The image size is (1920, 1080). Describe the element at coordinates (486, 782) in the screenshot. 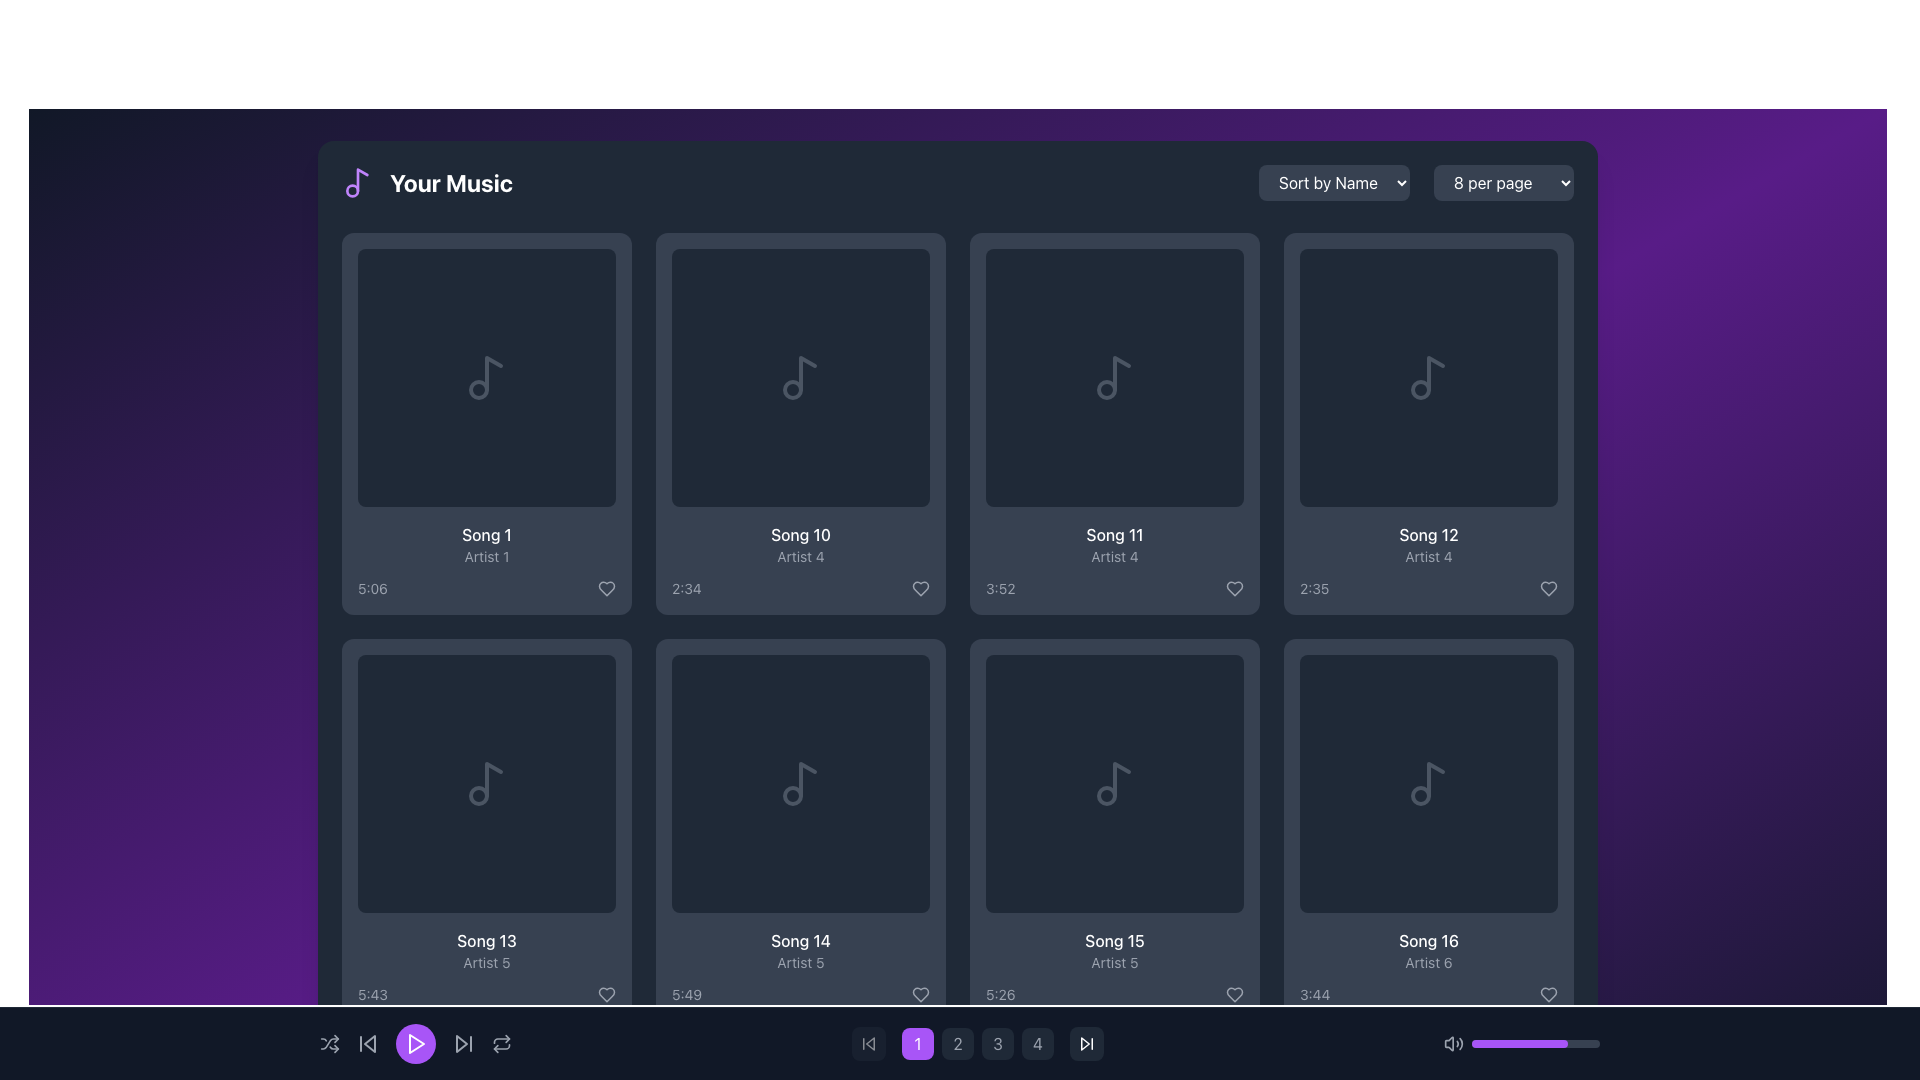

I see `the minimalist dark gray musical note icon located within the grid layout, specifically associated with the tile labeled 'Song 13' by 'Artist 5'` at that location.